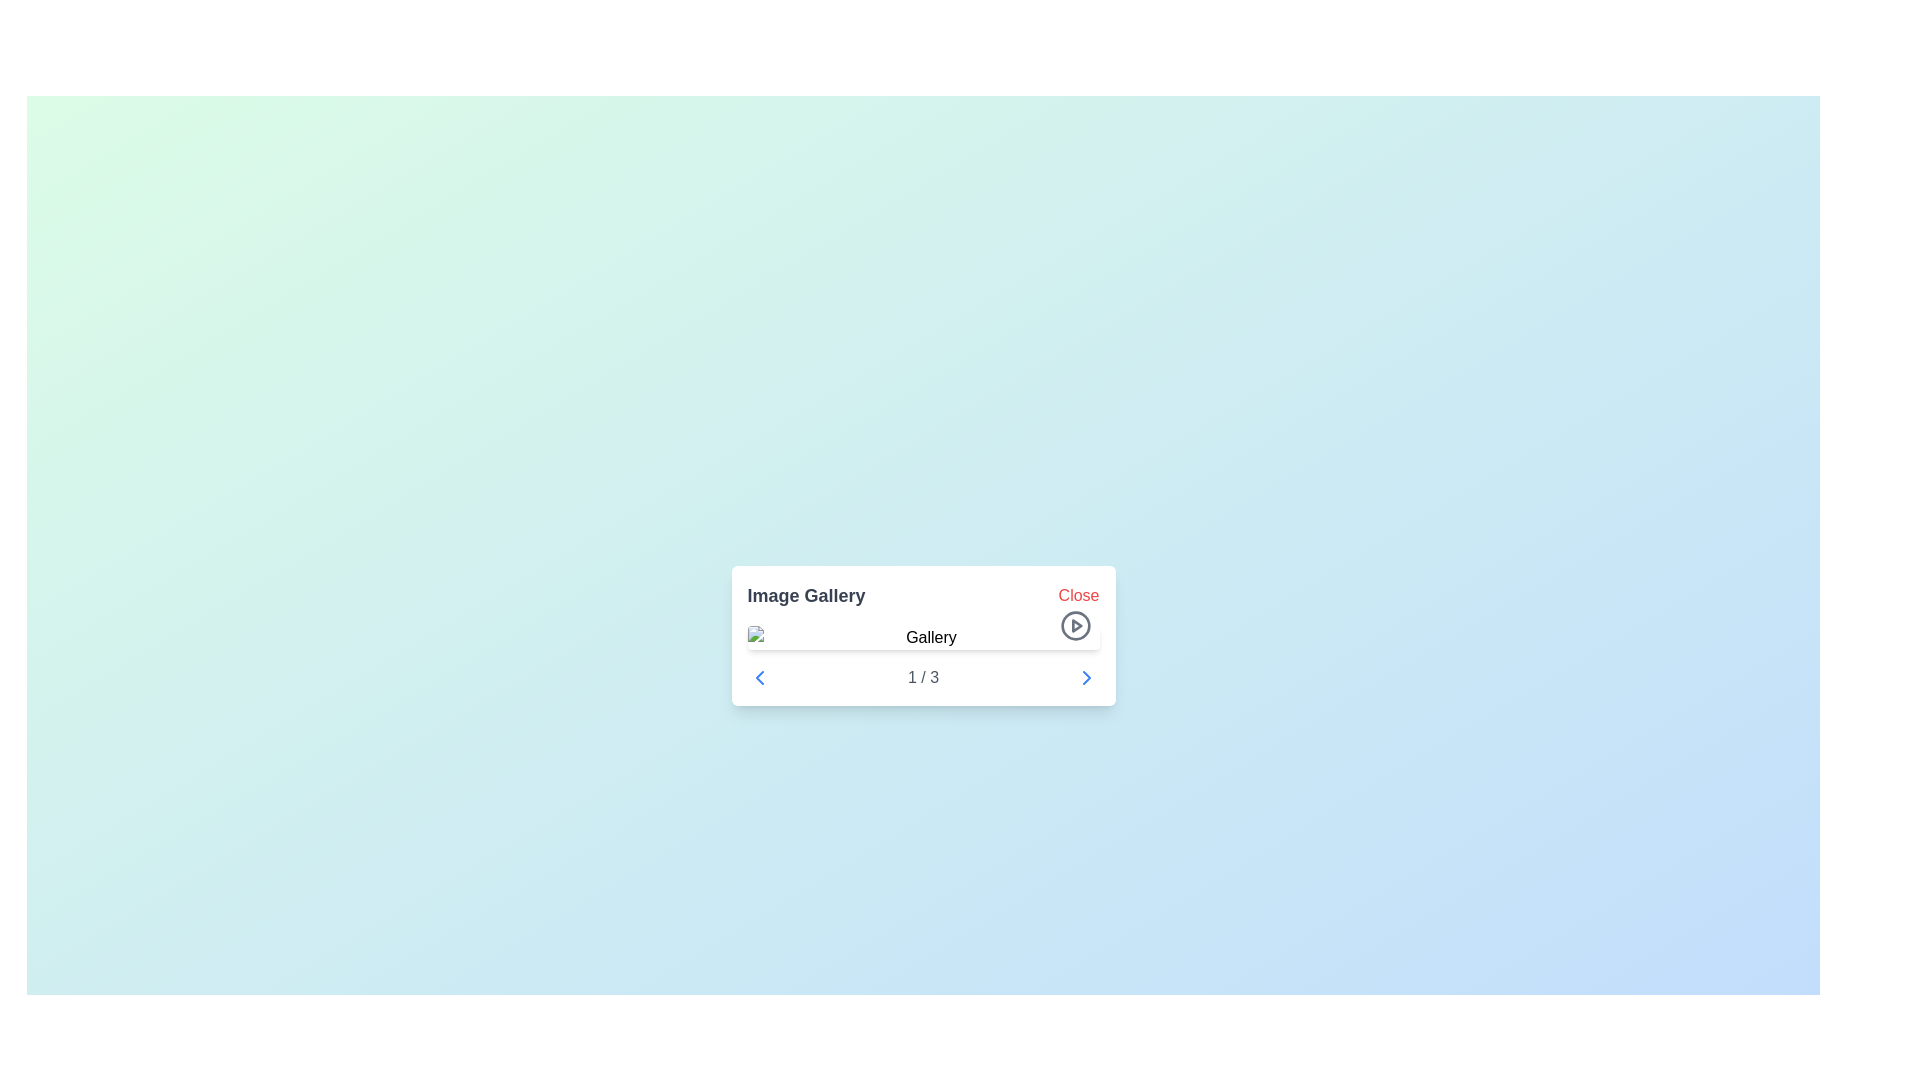 The height and width of the screenshot is (1080, 1920). Describe the element at coordinates (922, 677) in the screenshot. I see `the left arrow of the Pagination Control located at the bottom of the 'Image Gallery' modal` at that location.